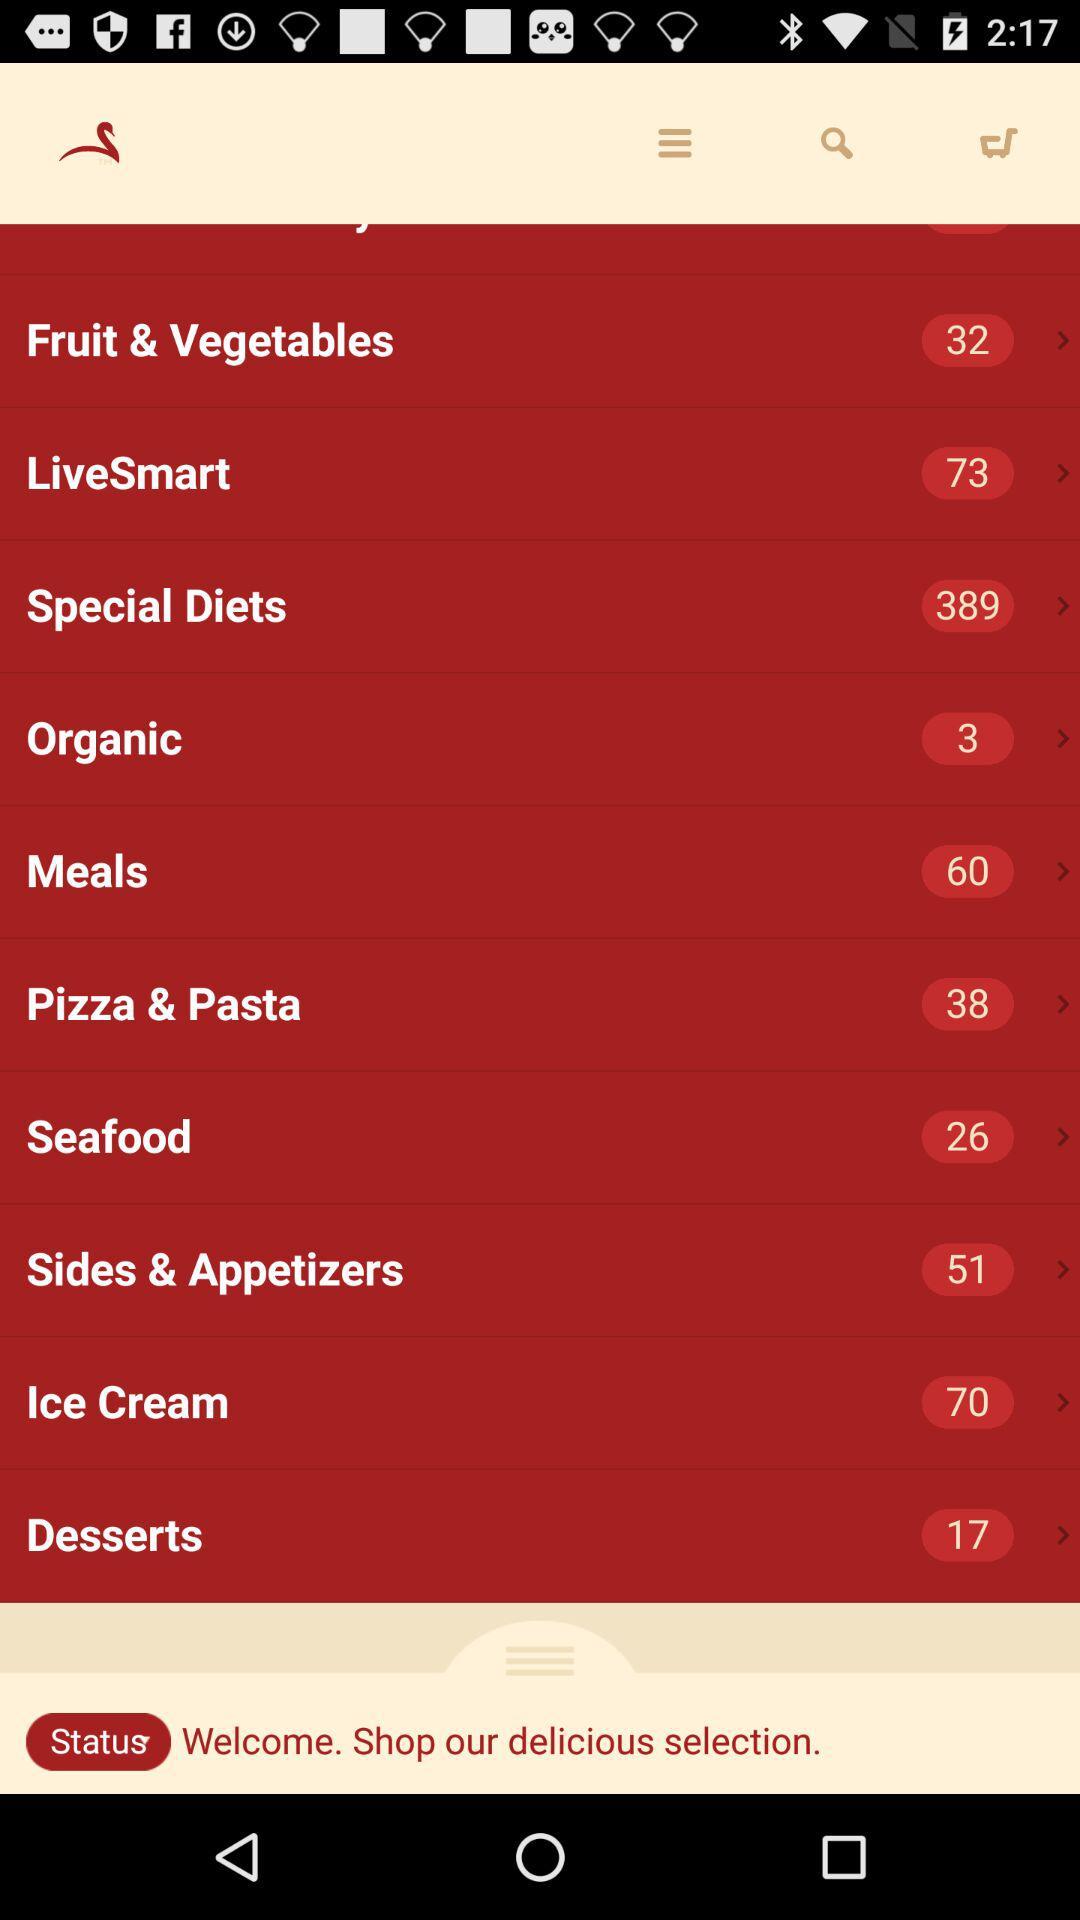  What do you see at coordinates (553, 1401) in the screenshot?
I see `ice cream item` at bounding box center [553, 1401].